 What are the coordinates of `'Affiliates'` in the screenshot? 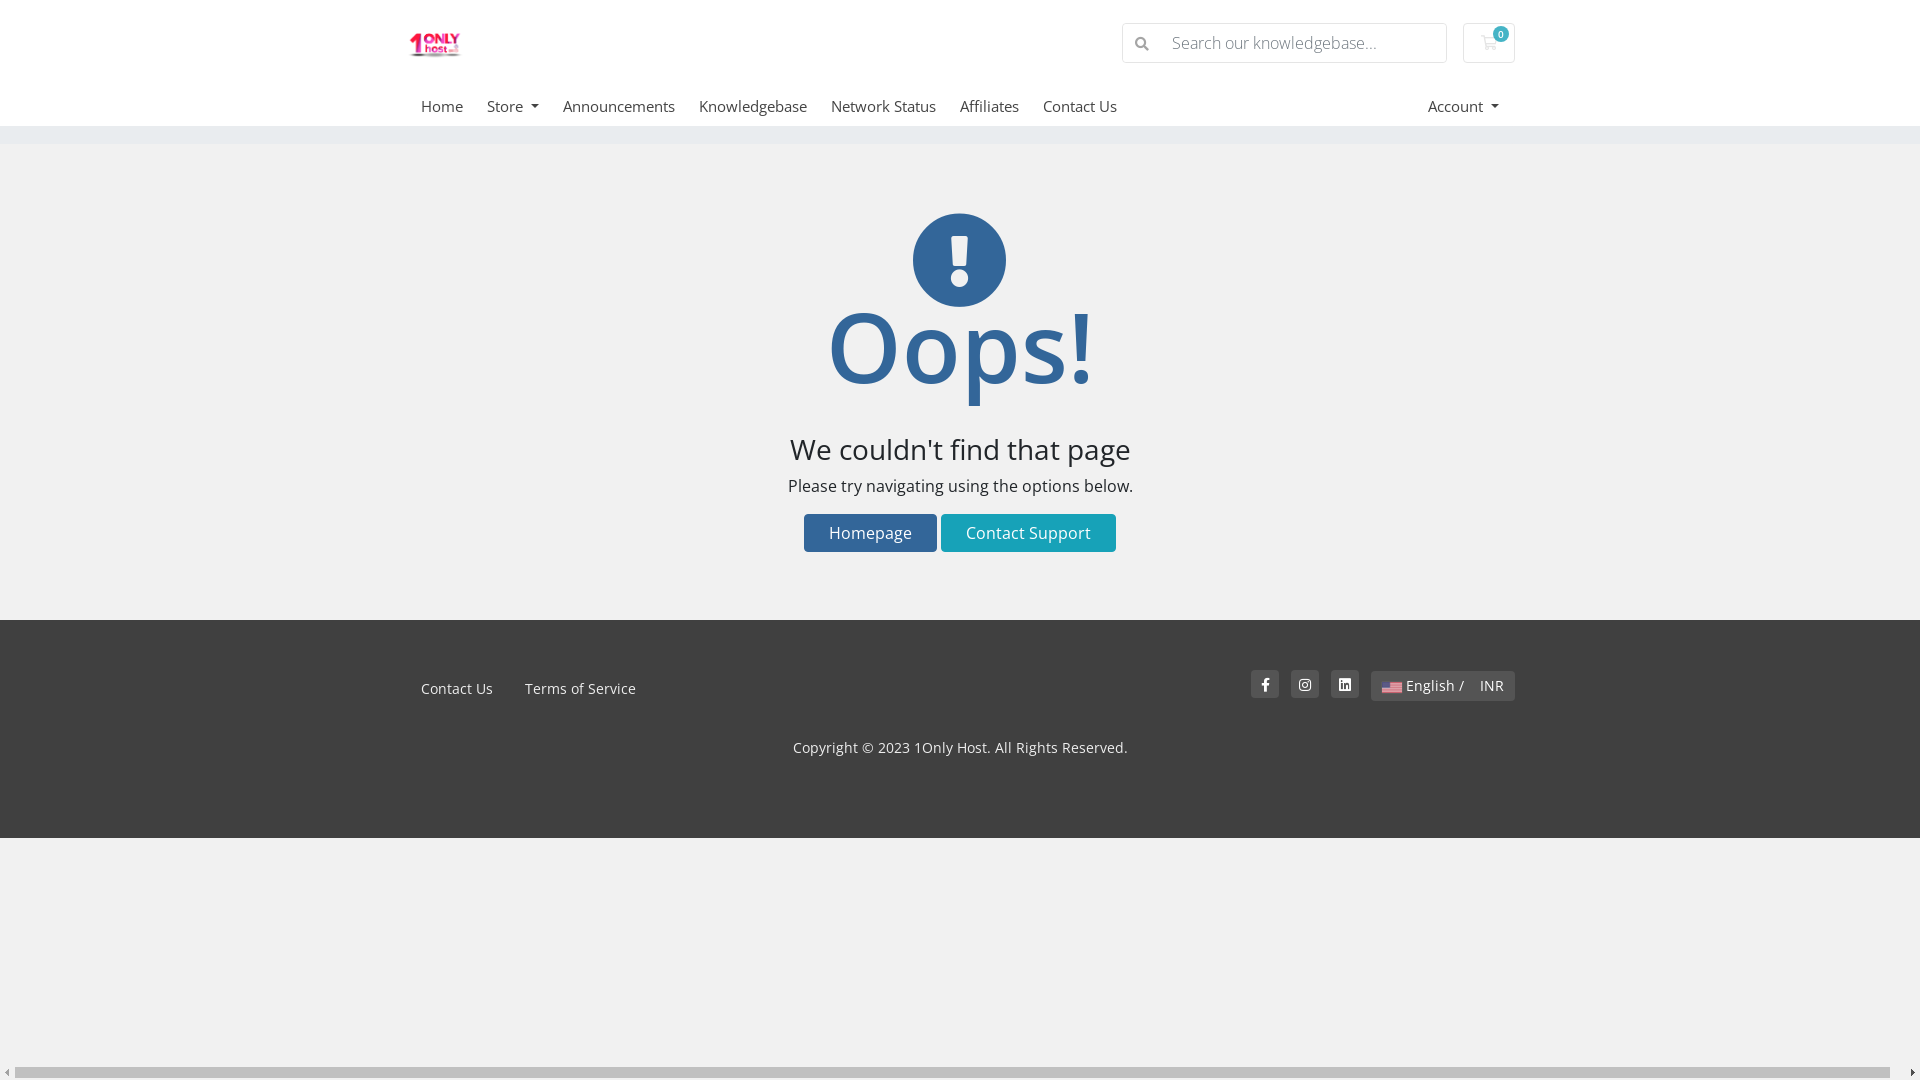 It's located at (1001, 105).